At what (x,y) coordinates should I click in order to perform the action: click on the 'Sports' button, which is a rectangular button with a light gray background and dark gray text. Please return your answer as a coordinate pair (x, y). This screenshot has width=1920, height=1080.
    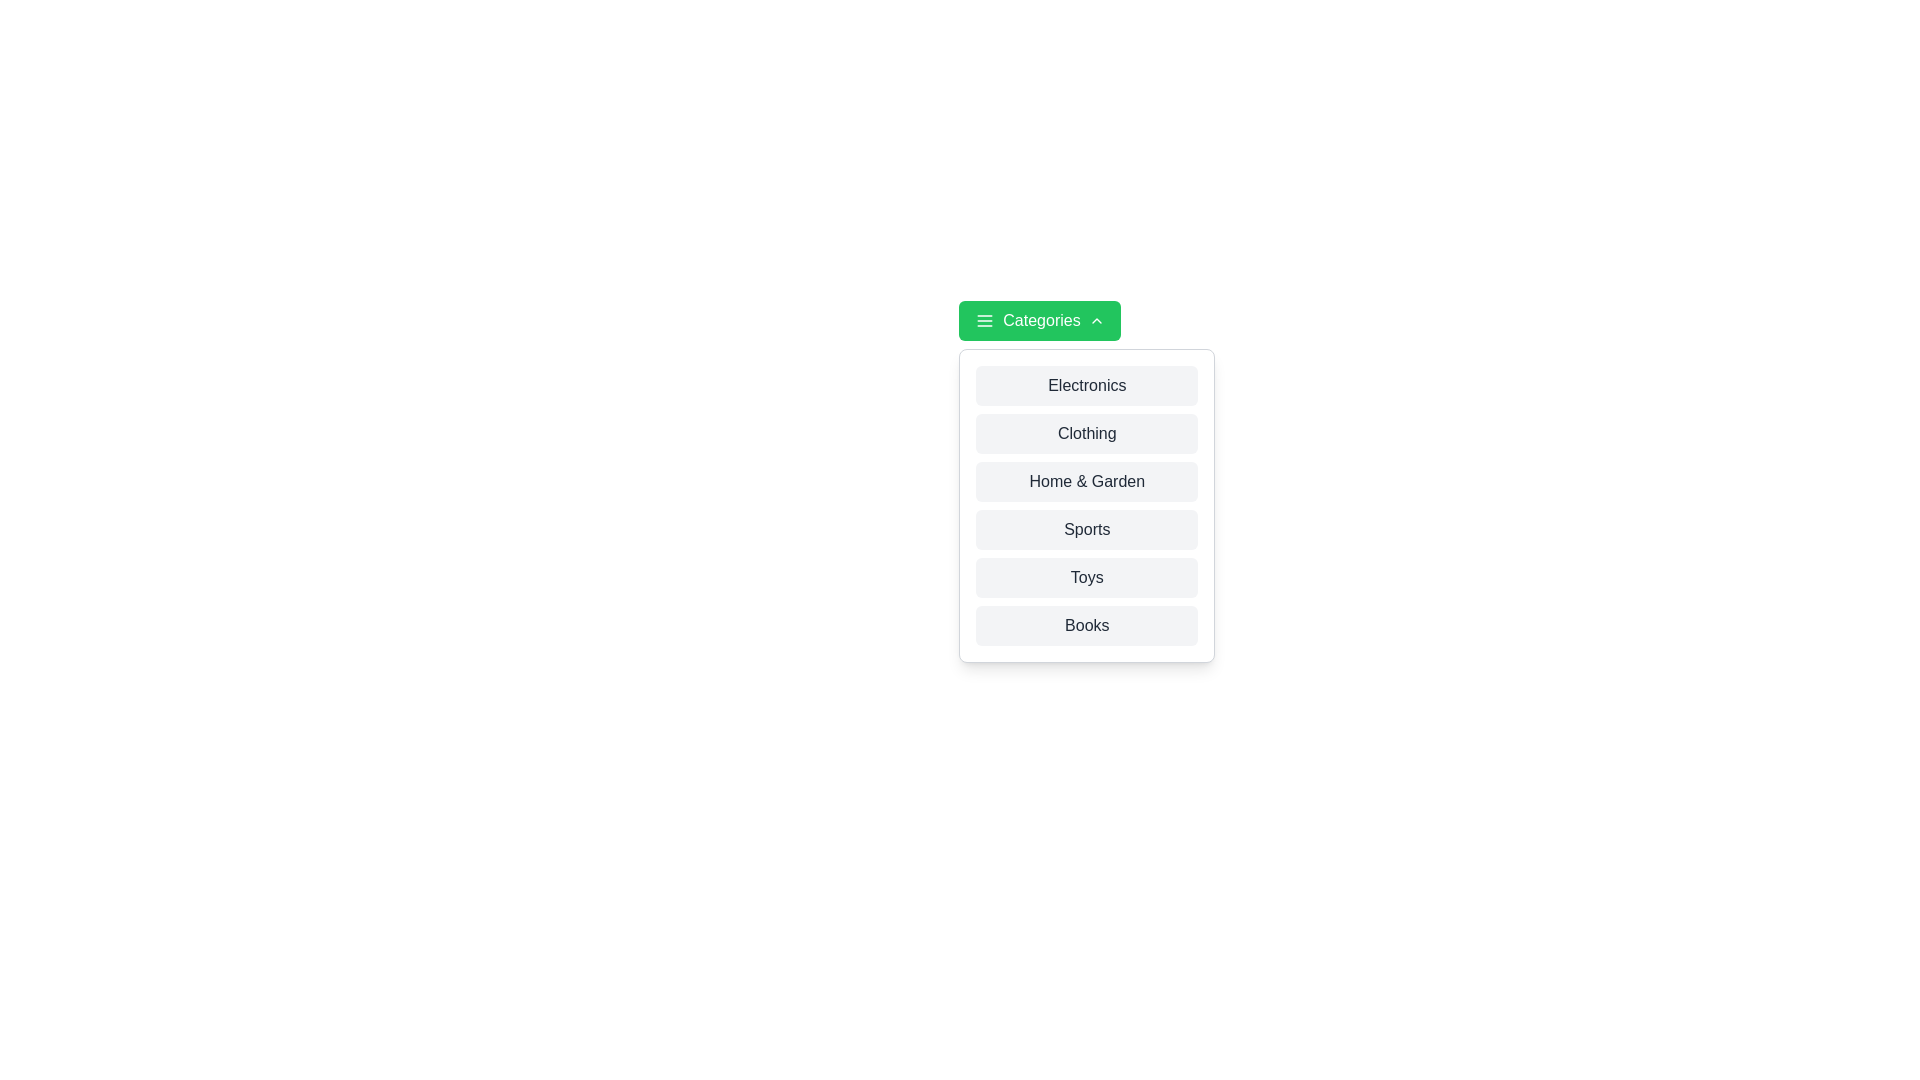
    Looking at the image, I should click on (1085, 528).